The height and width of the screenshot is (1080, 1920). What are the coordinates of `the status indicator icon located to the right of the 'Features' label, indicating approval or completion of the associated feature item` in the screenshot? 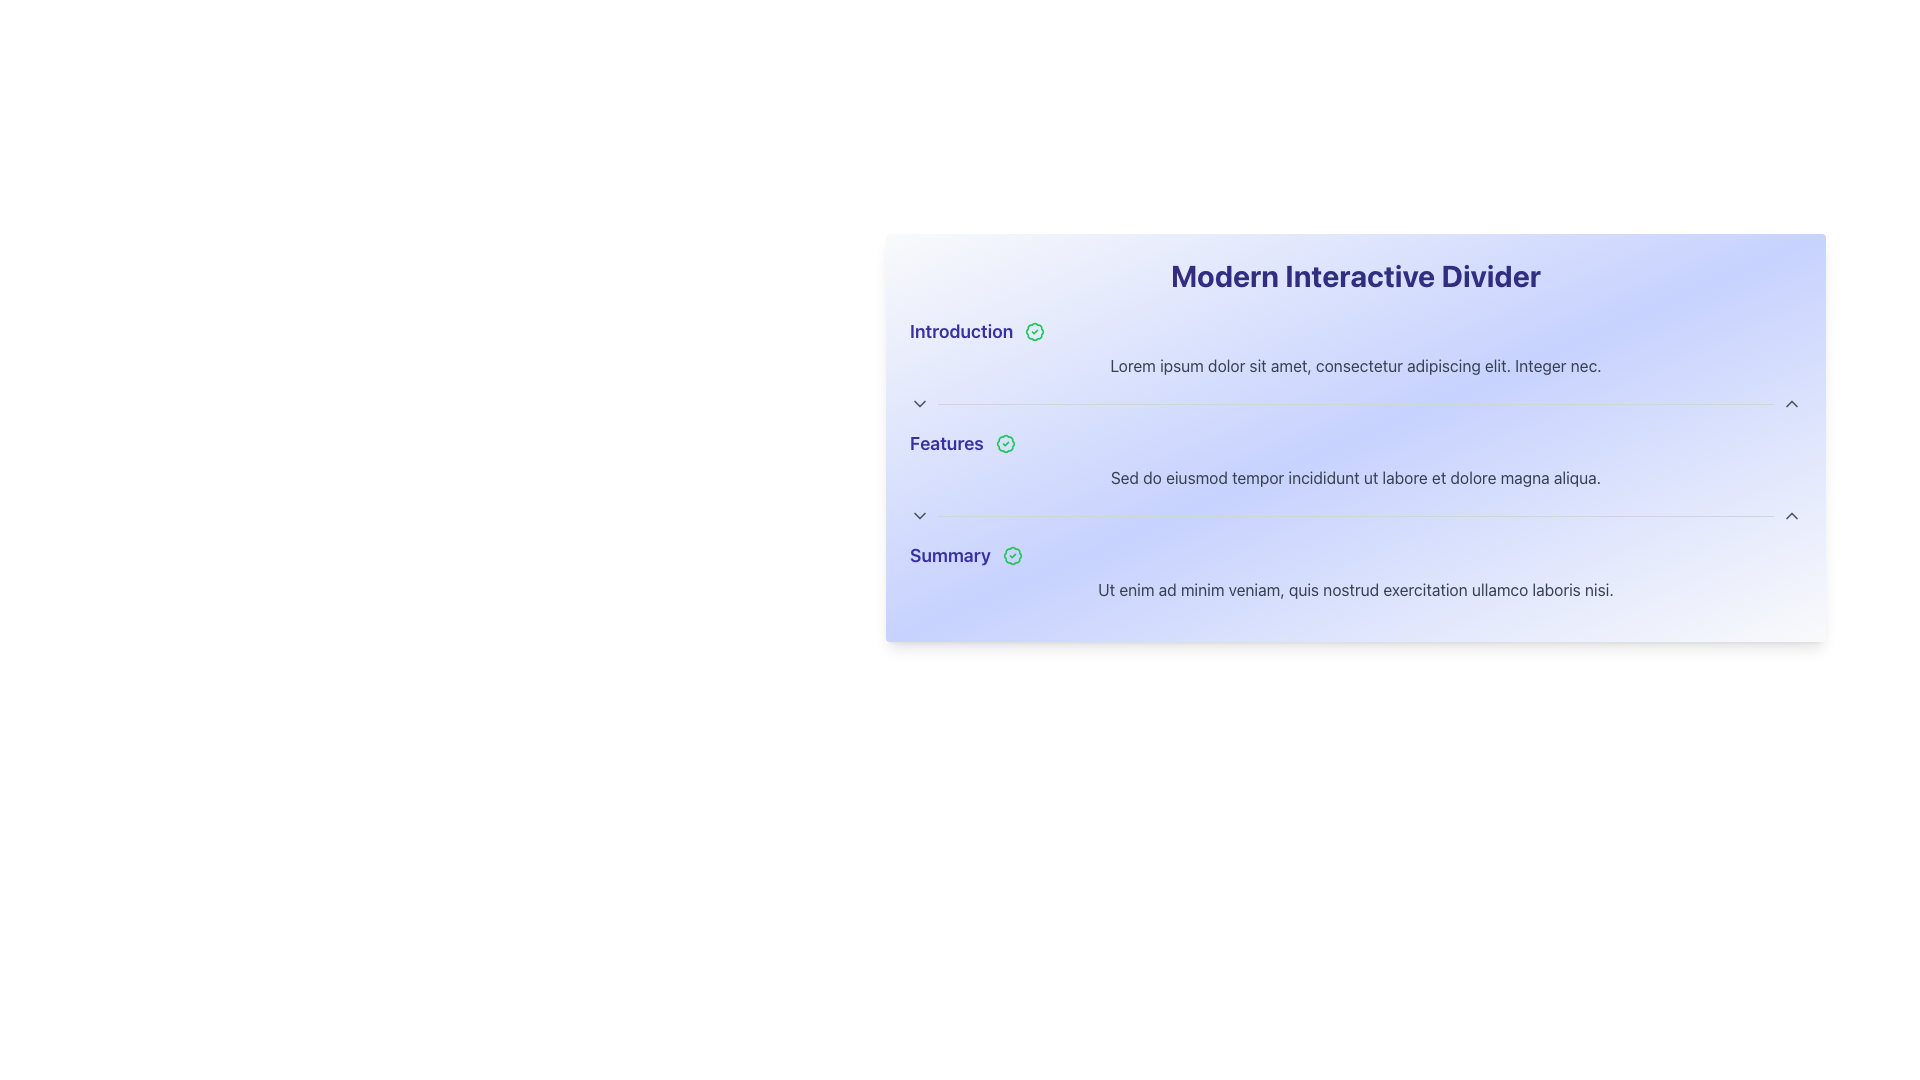 It's located at (1005, 442).